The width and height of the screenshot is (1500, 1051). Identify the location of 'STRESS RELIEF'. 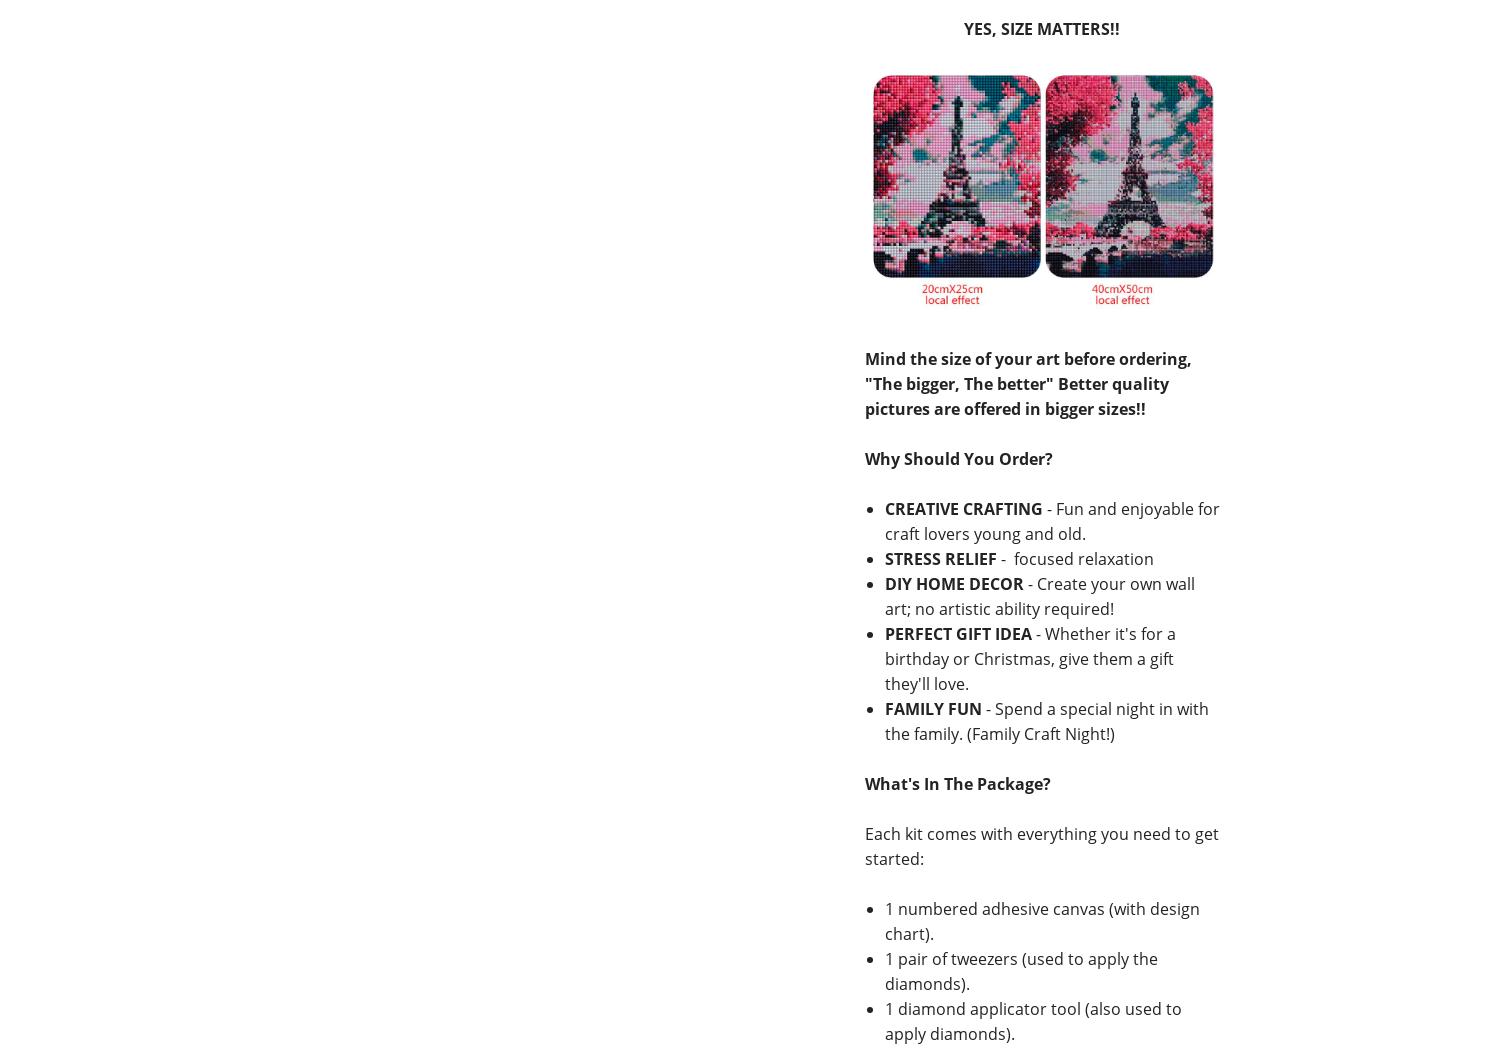
(939, 558).